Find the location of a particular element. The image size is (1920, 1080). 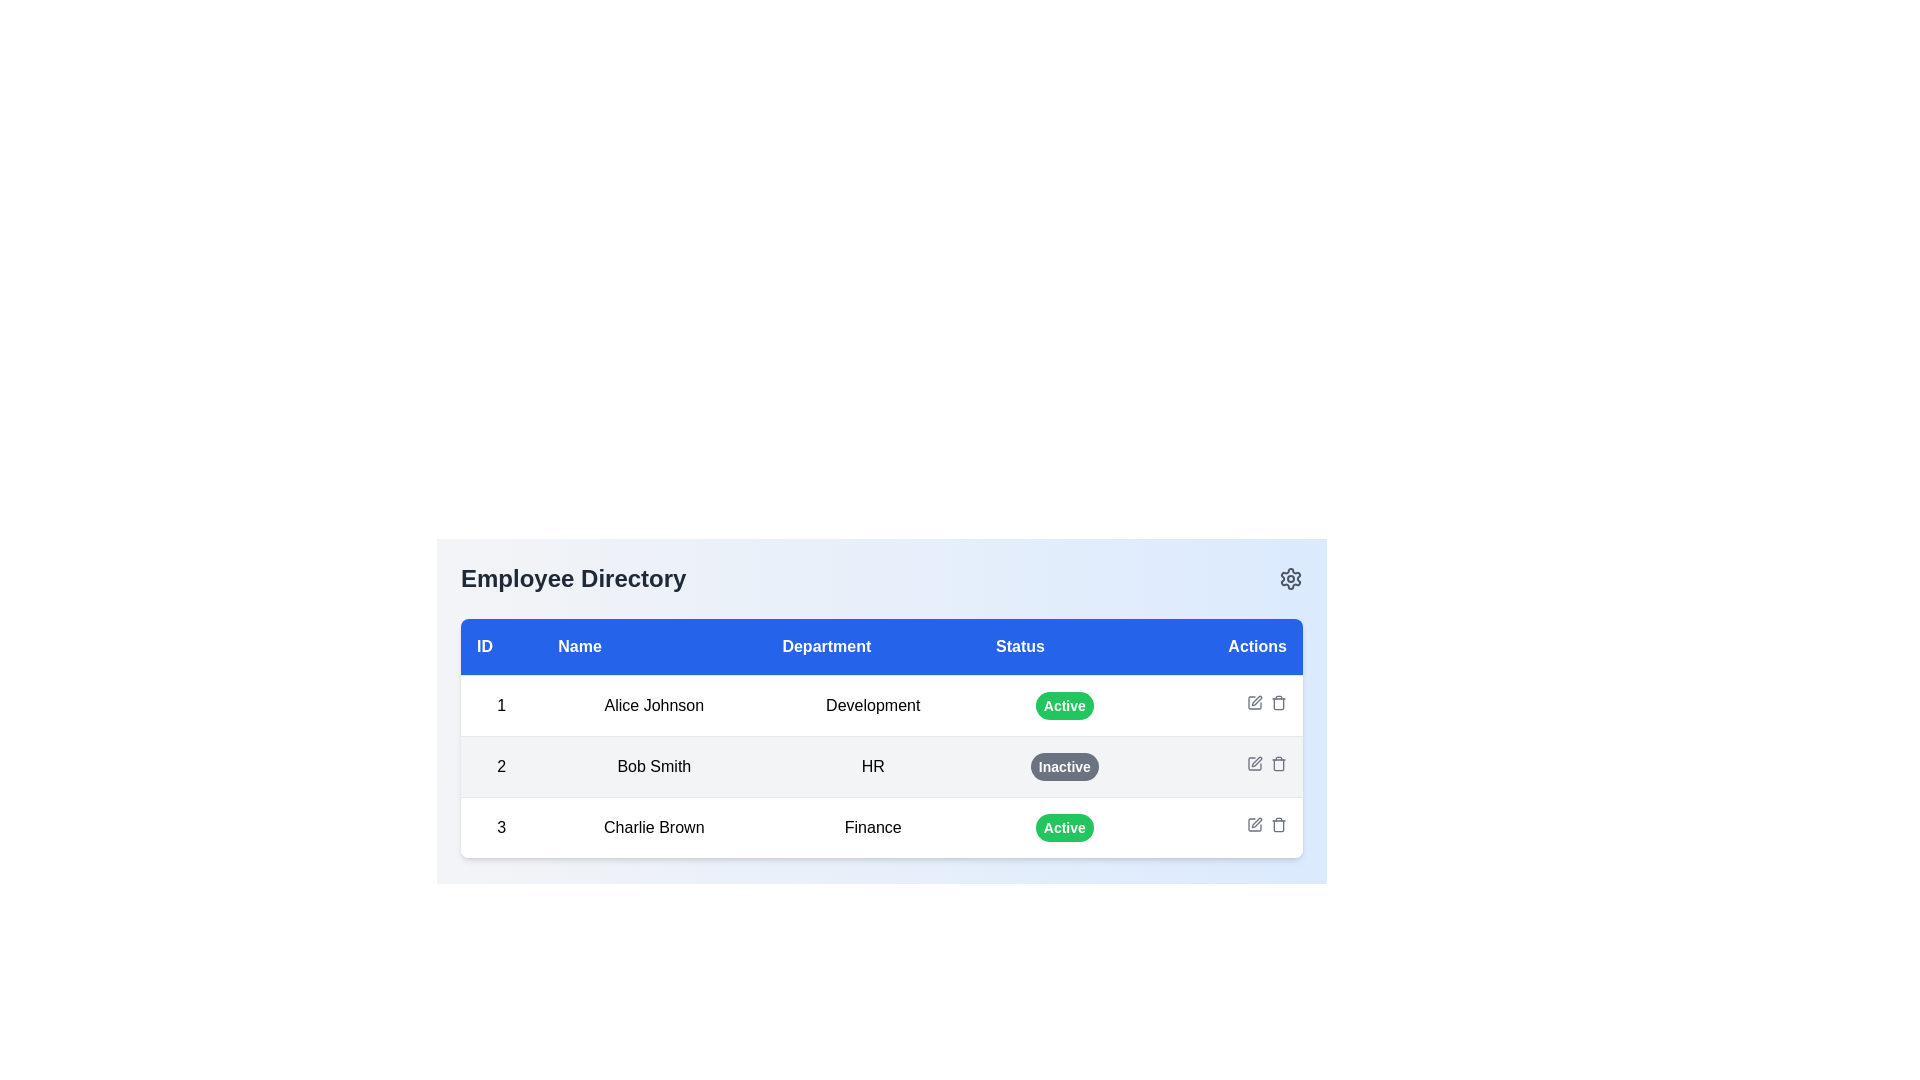

the text label displaying 'Bob Smith' in the second column of the table under the 'Name' label is located at coordinates (654, 766).